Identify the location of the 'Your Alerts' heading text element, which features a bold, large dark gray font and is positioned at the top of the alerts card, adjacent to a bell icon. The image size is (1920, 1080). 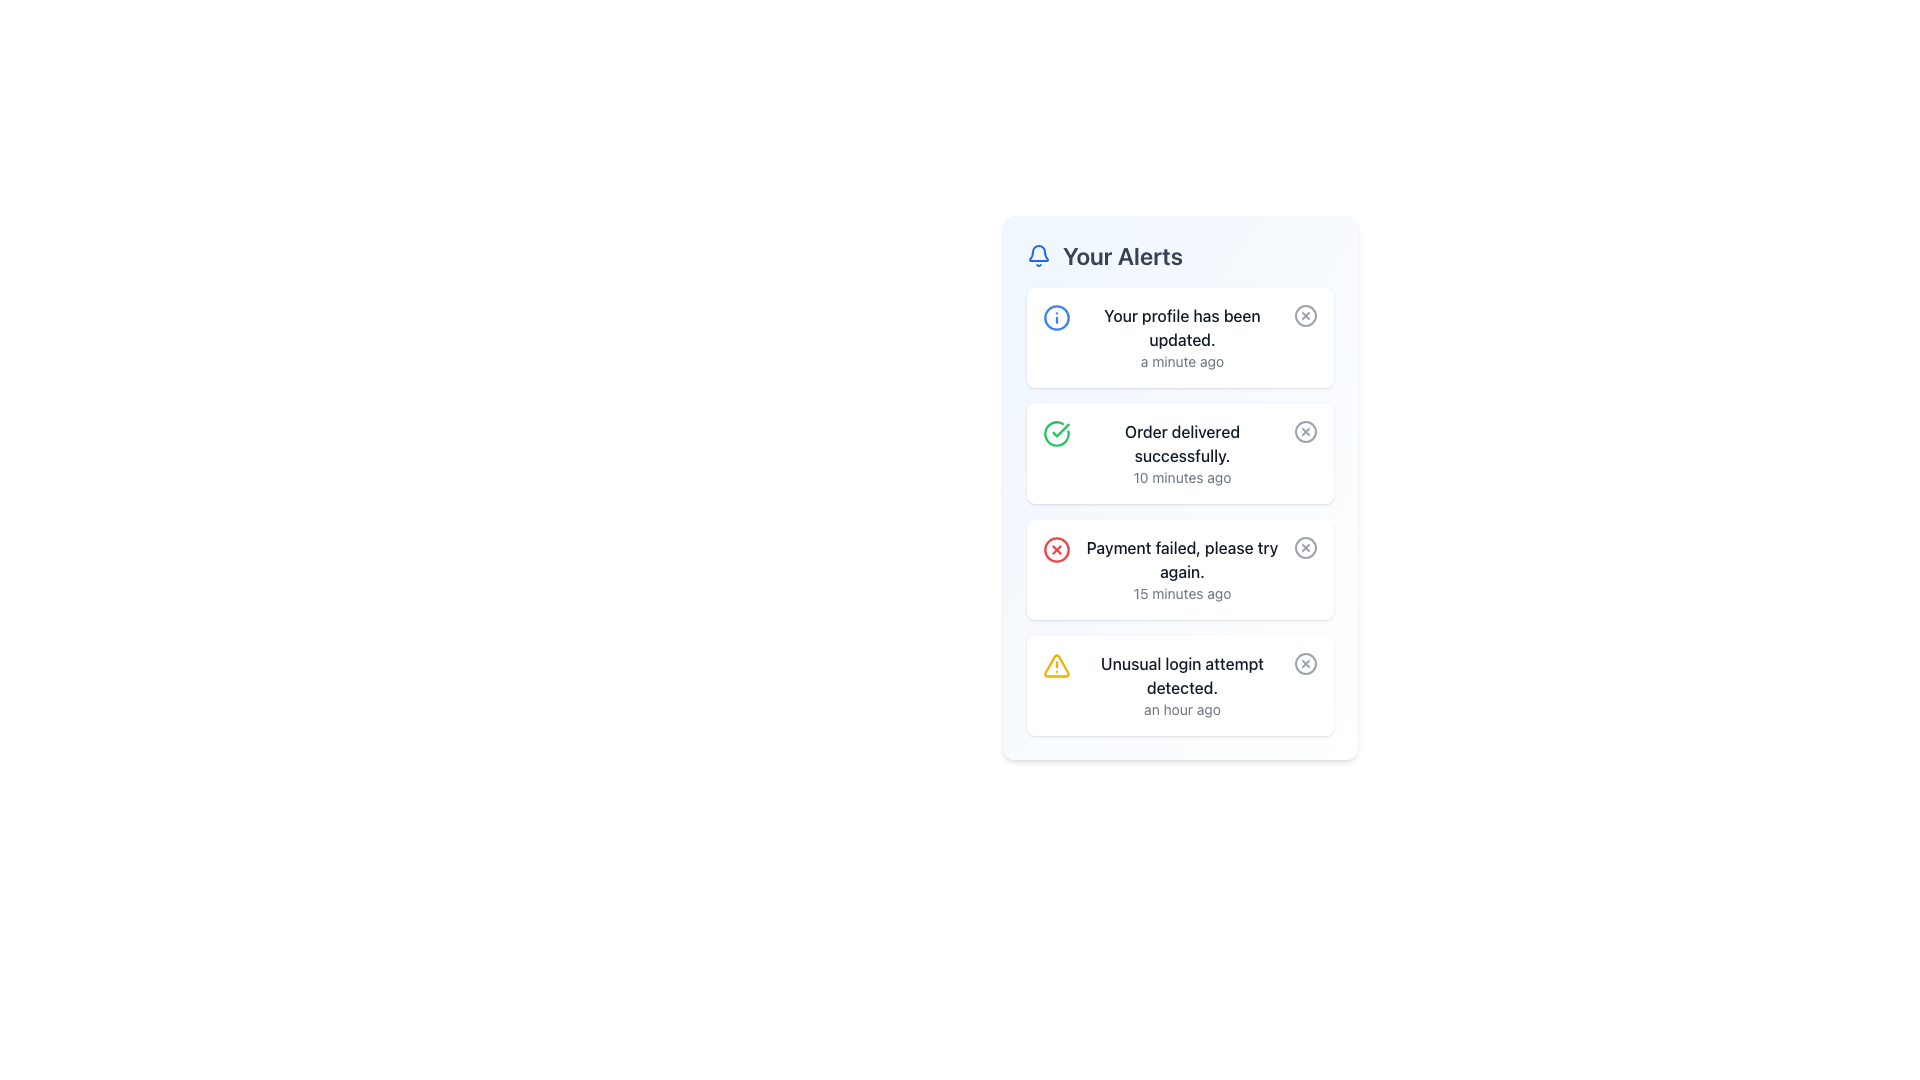
(1180, 254).